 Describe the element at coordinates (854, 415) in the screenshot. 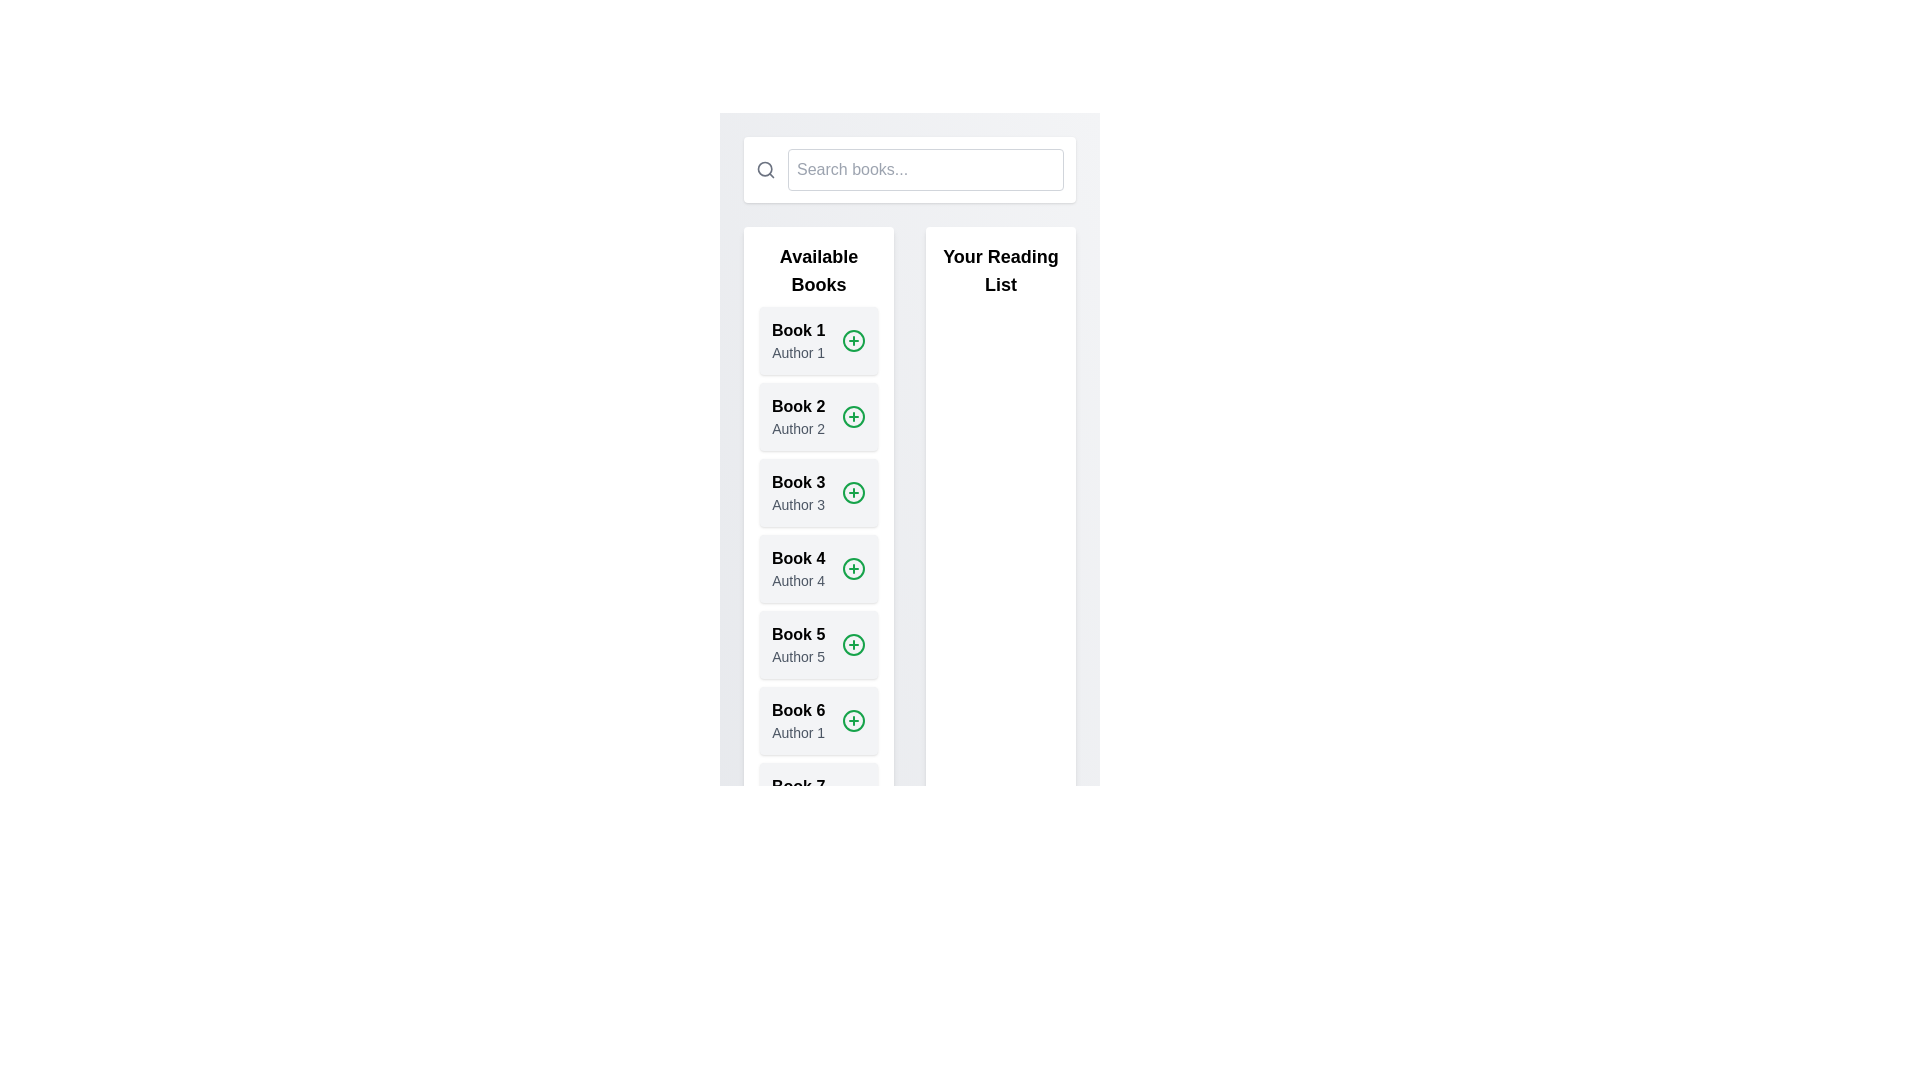

I see `the SVG circle element that represents the 'Add to Reading List' button, located to the right of the 'Book 2' entry in the 'Available Books' list` at that location.